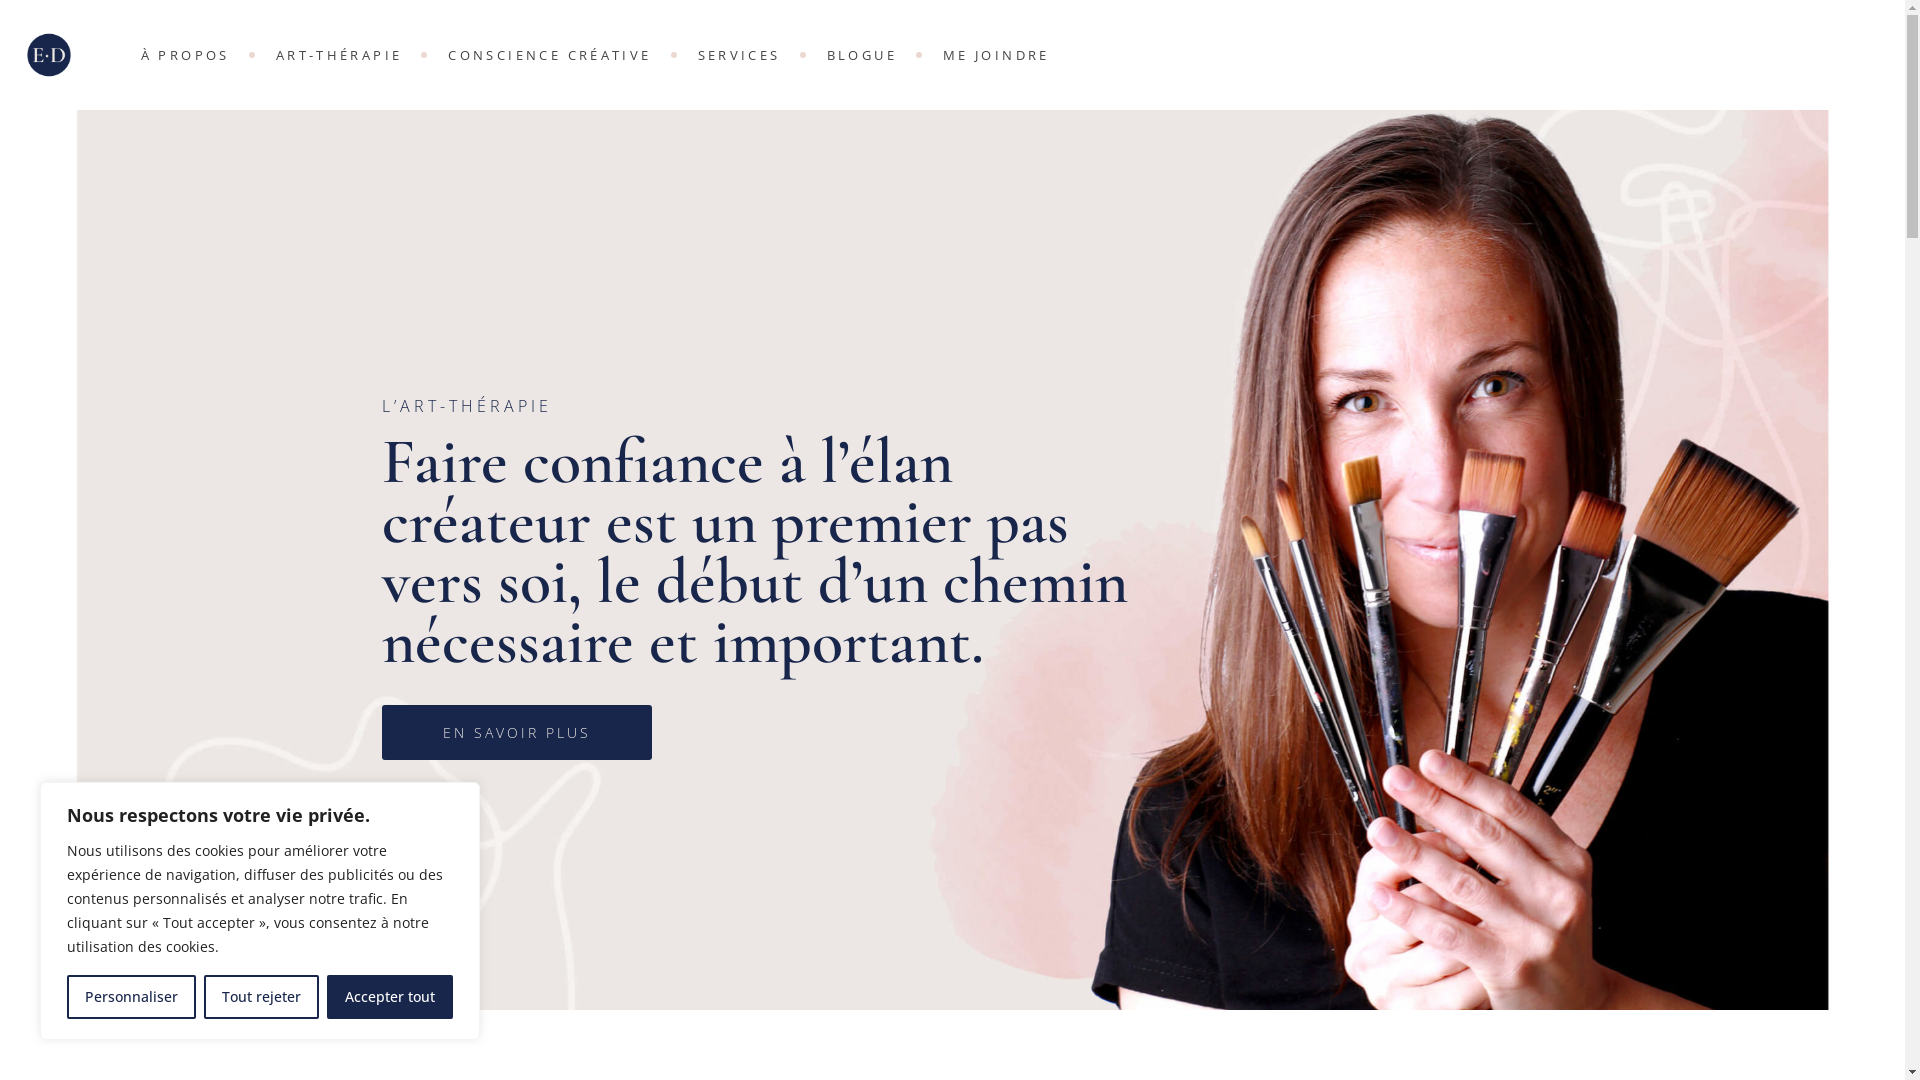  I want to click on 'BLOGUE', so click(862, 53).